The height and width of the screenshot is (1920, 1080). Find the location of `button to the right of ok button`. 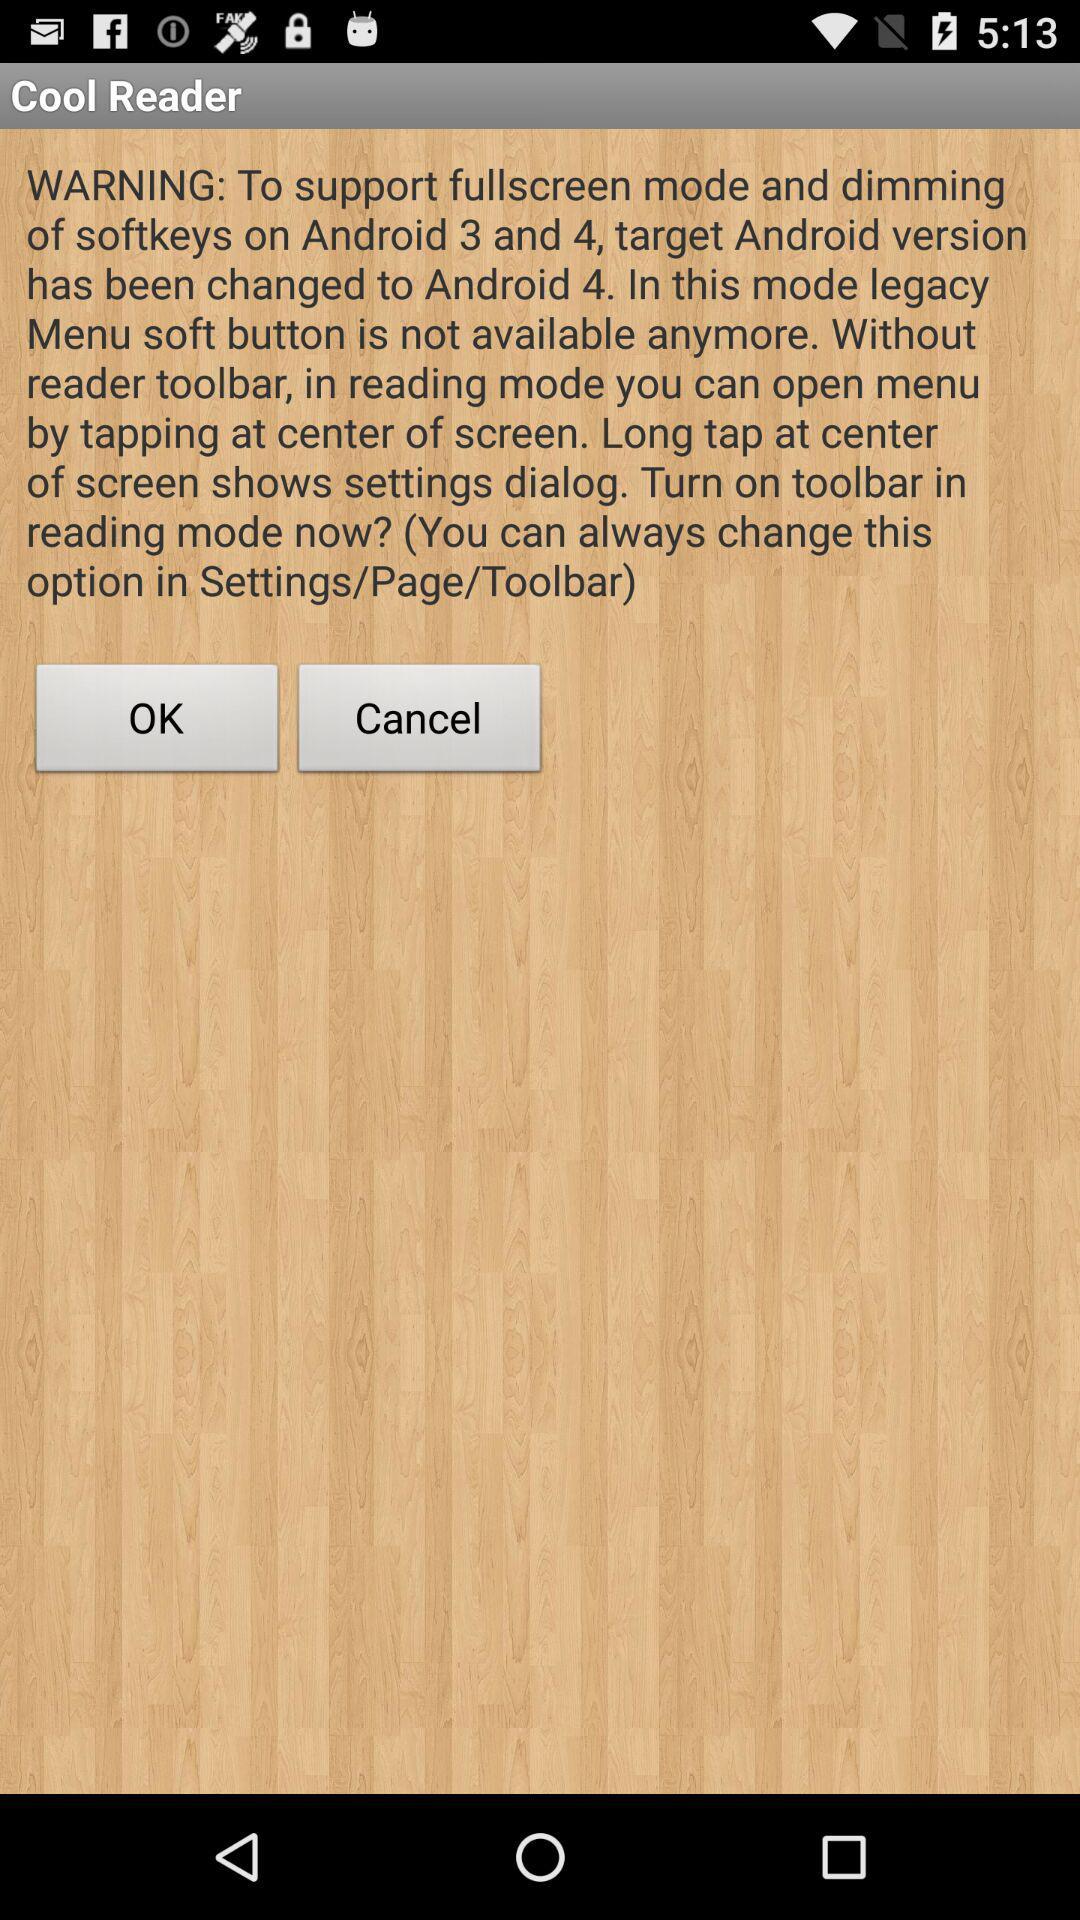

button to the right of ok button is located at coordinates (419, 722).